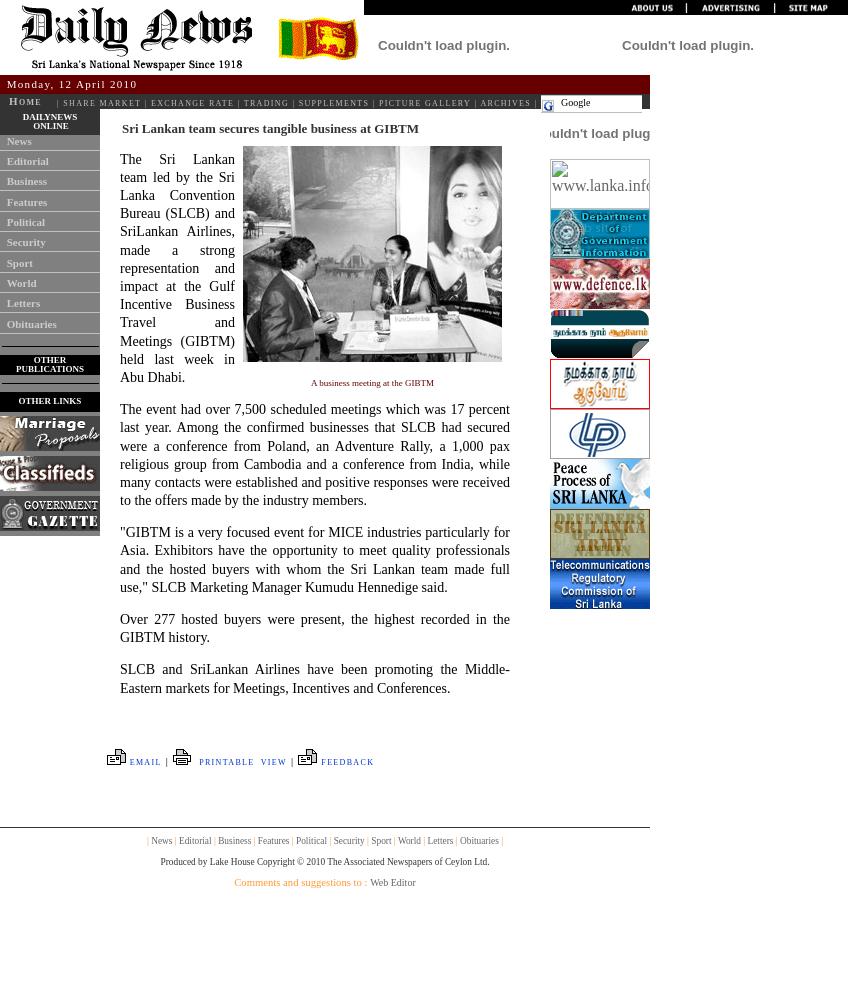 This screenshot has width=848, height=1000. I want to click on 'Monday, 12 April 2010', so click(71, 83).